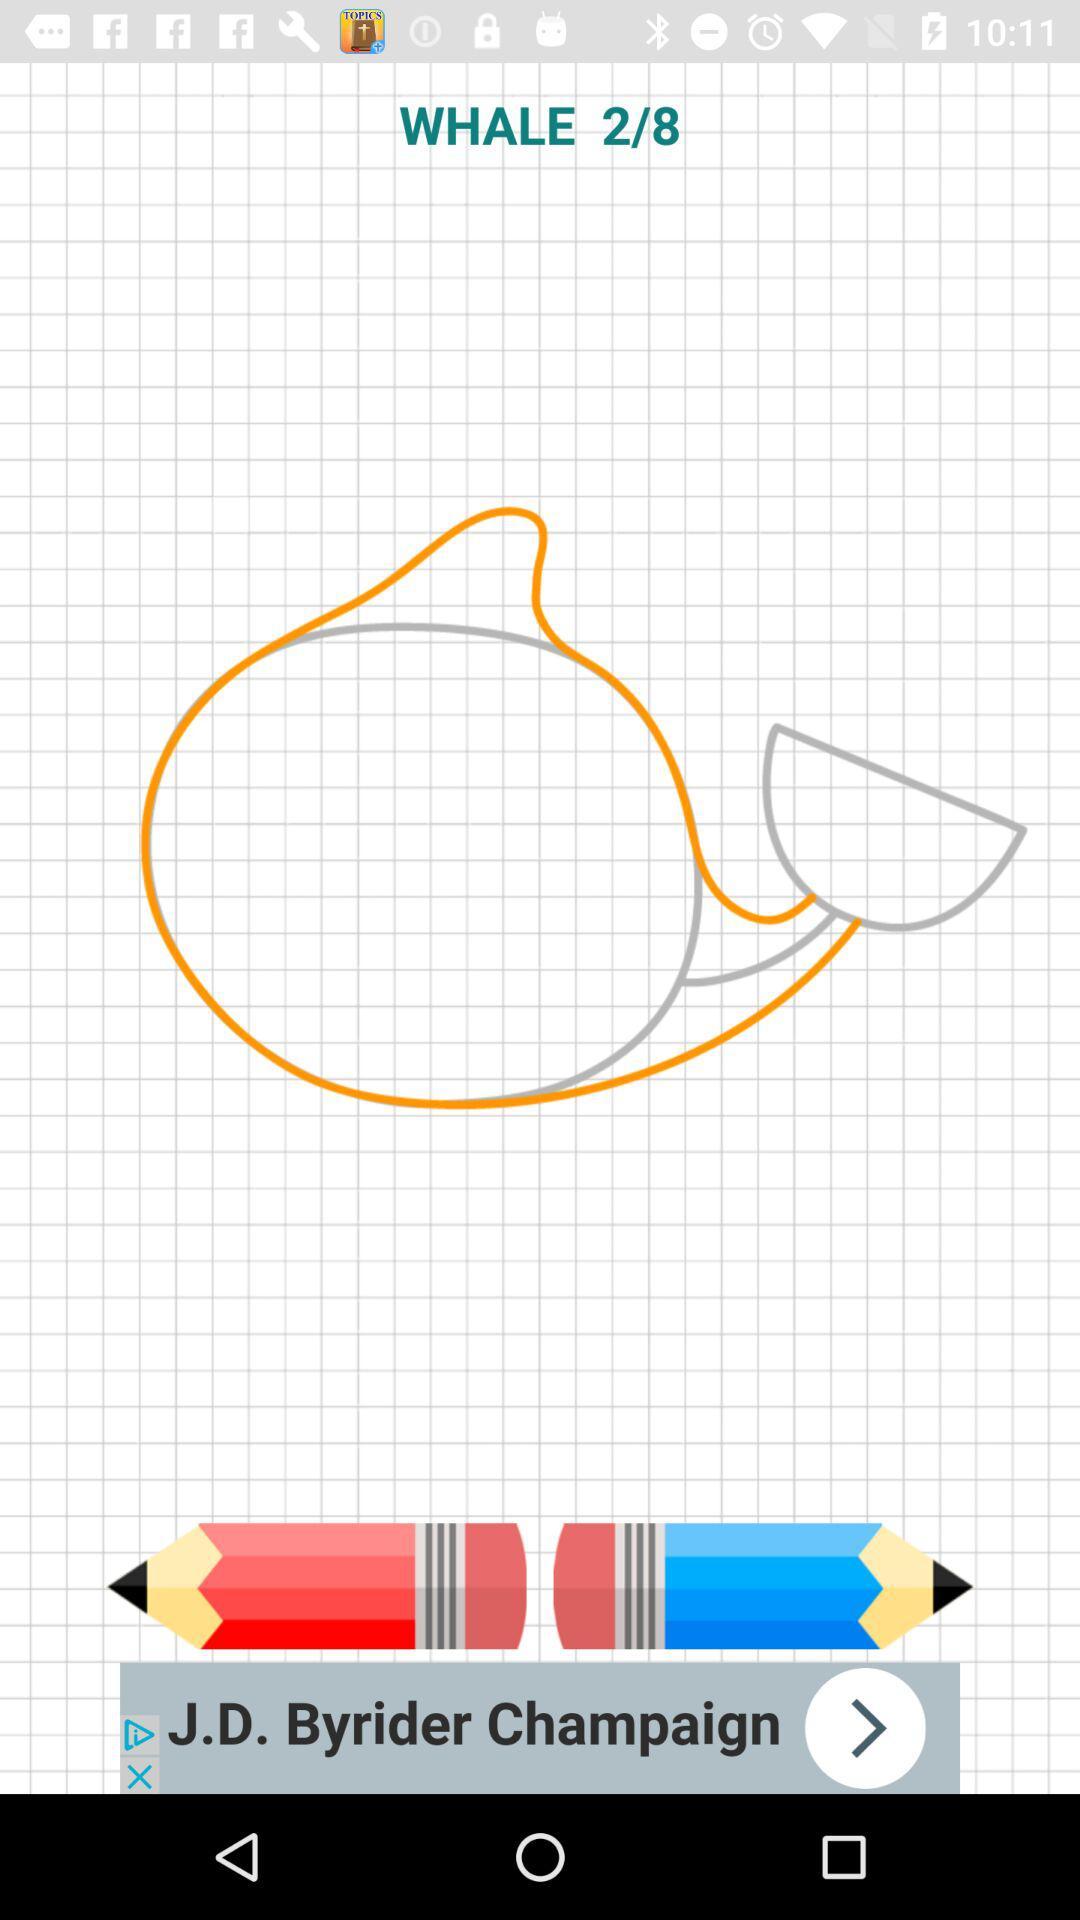 Image resolution: width=1080 pixels, height=1920 pixels. Describe the element at coordinates (763, 1585) in the screenshot. I see `back` at that location.